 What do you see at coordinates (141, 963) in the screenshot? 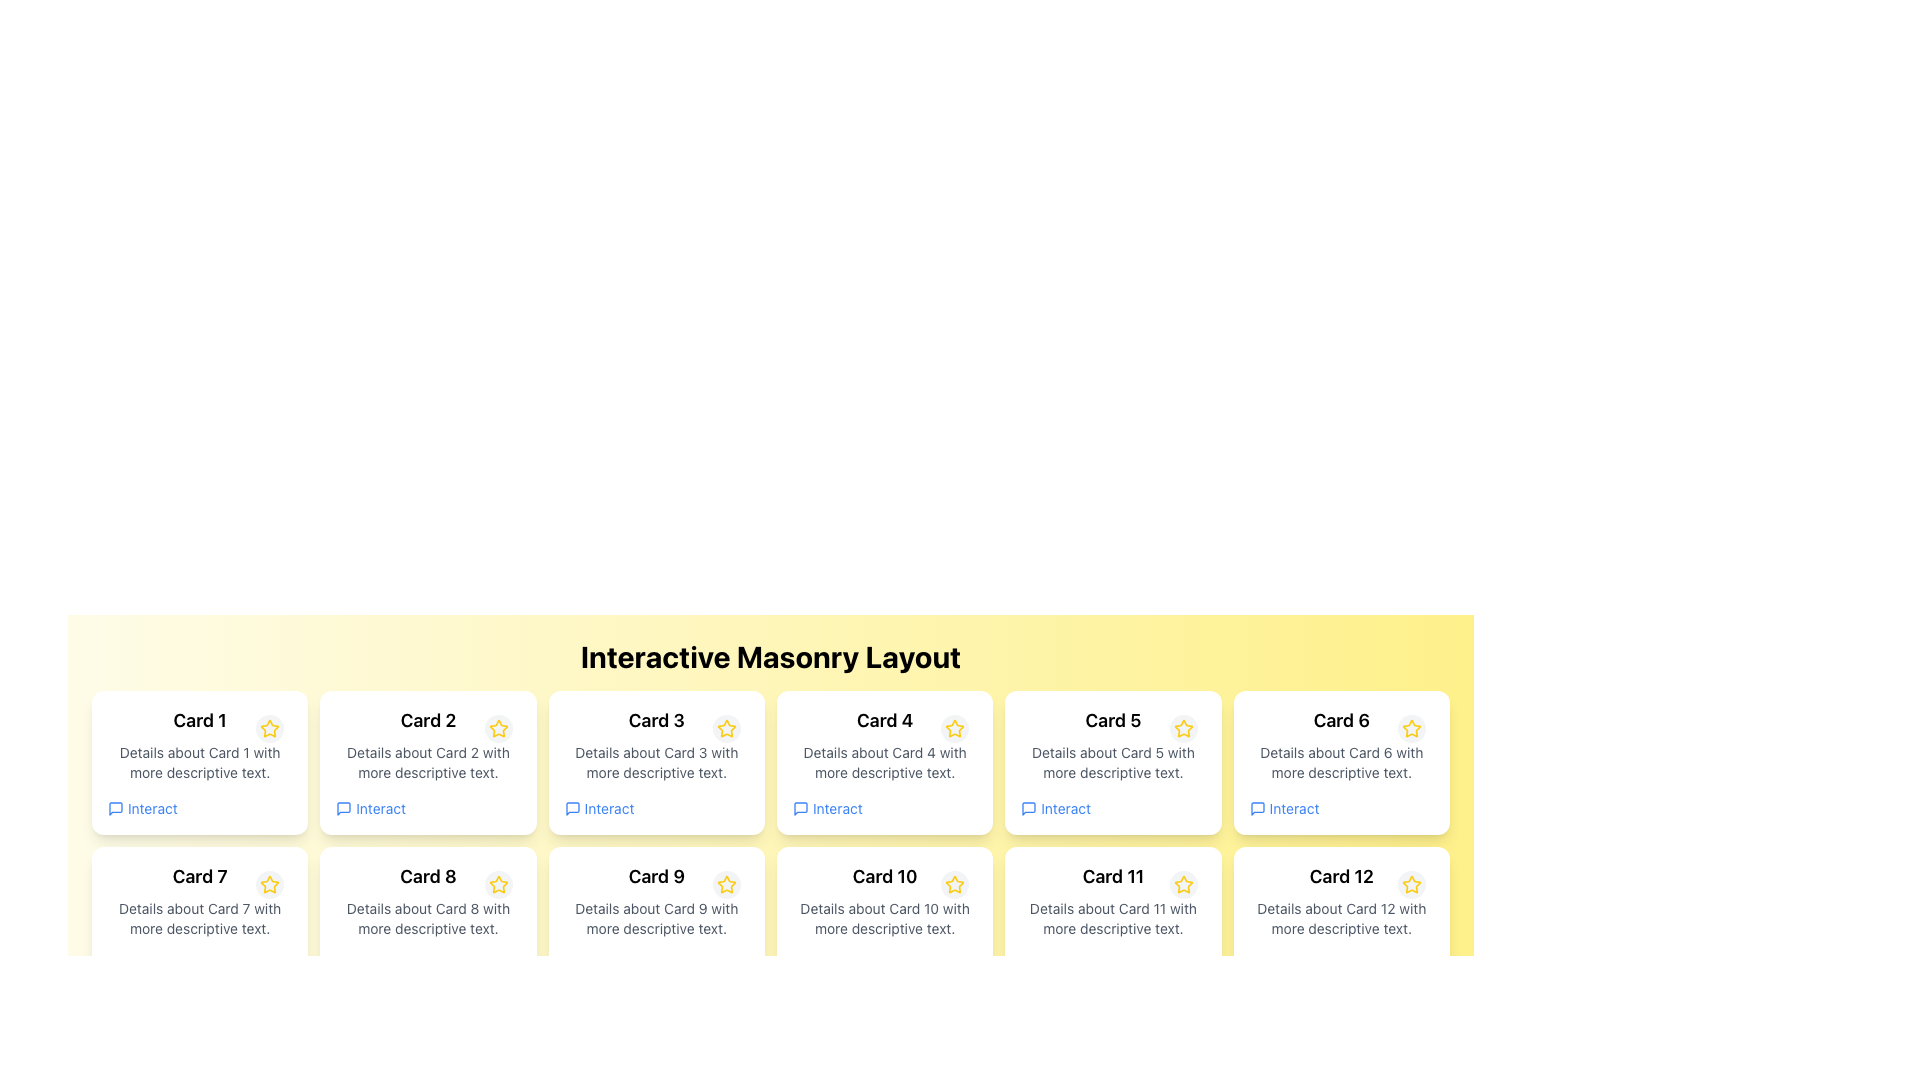
I see `the Interactive Link located at the bottom left of 'Card 7' to interact with the content` at bounding box center [141, 963].